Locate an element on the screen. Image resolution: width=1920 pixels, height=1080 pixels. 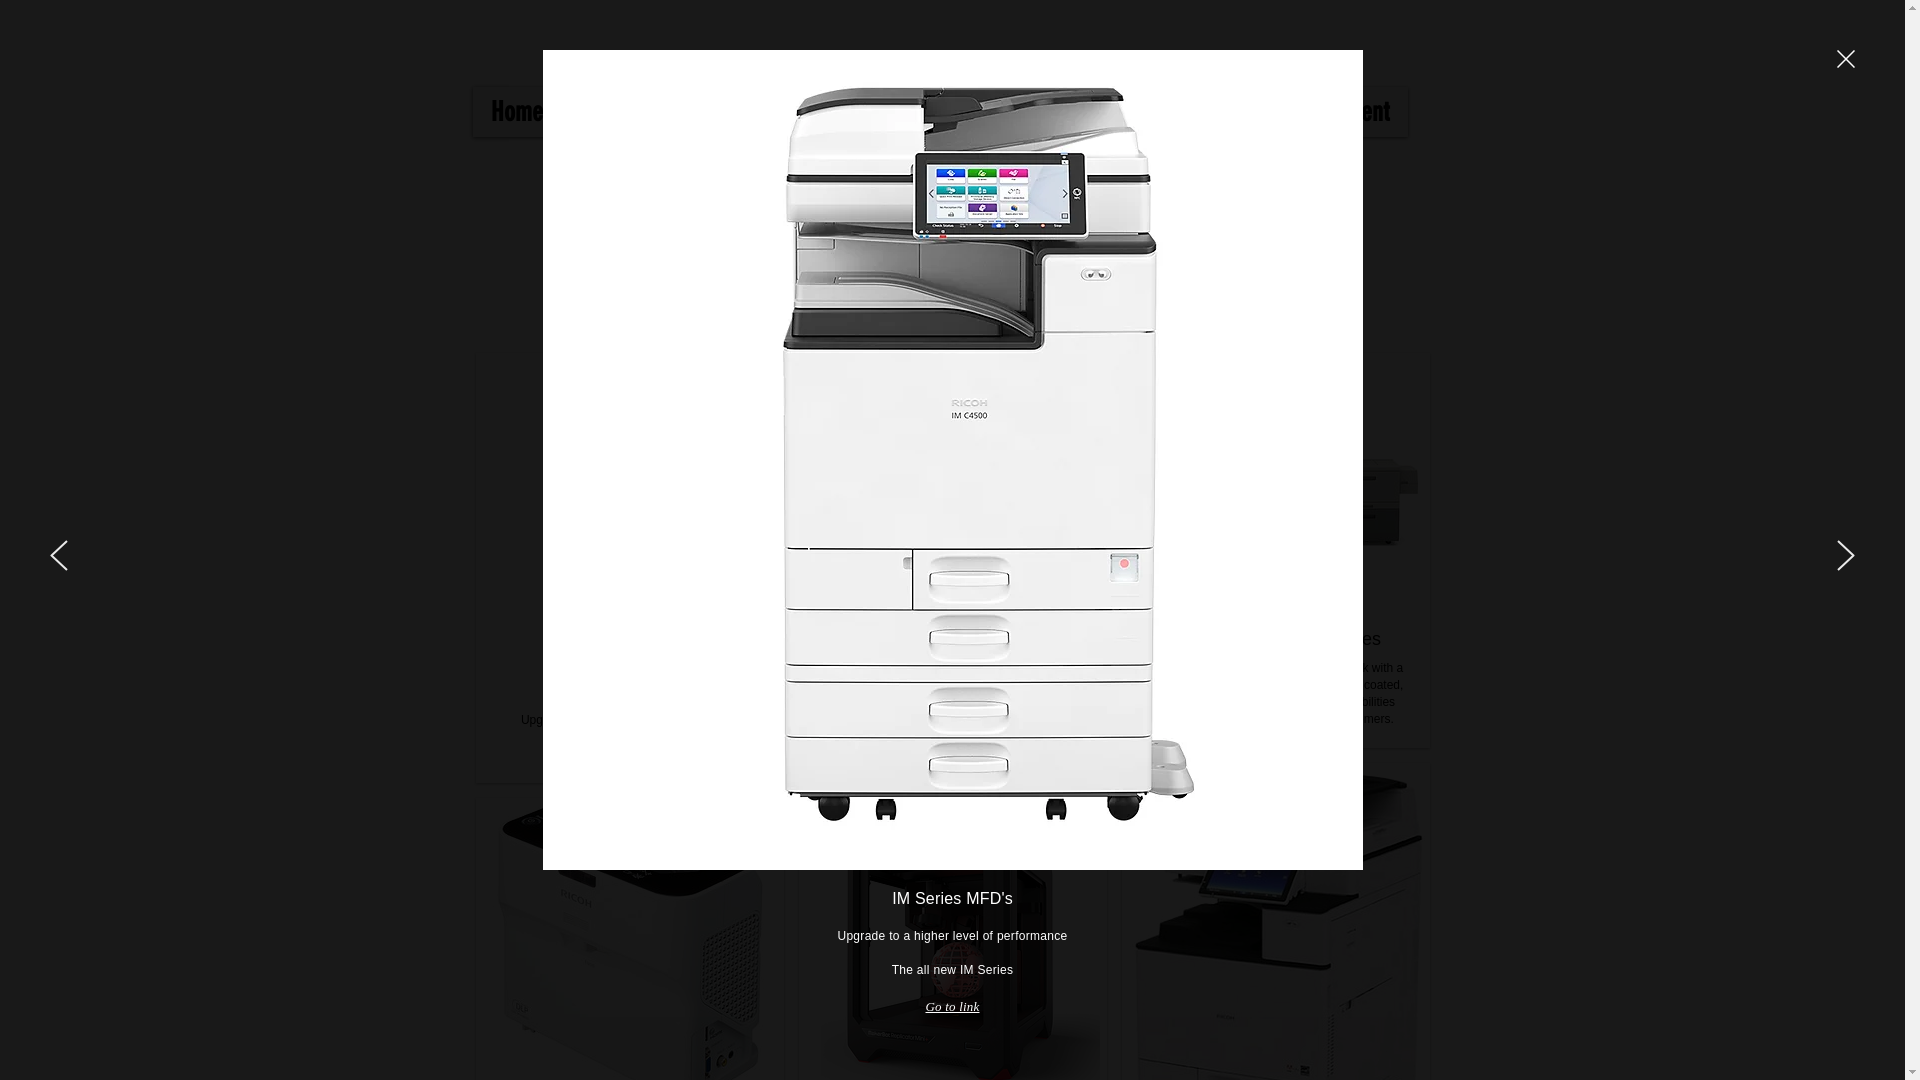
'Book A Service' is located at coordinates (1172, 111).